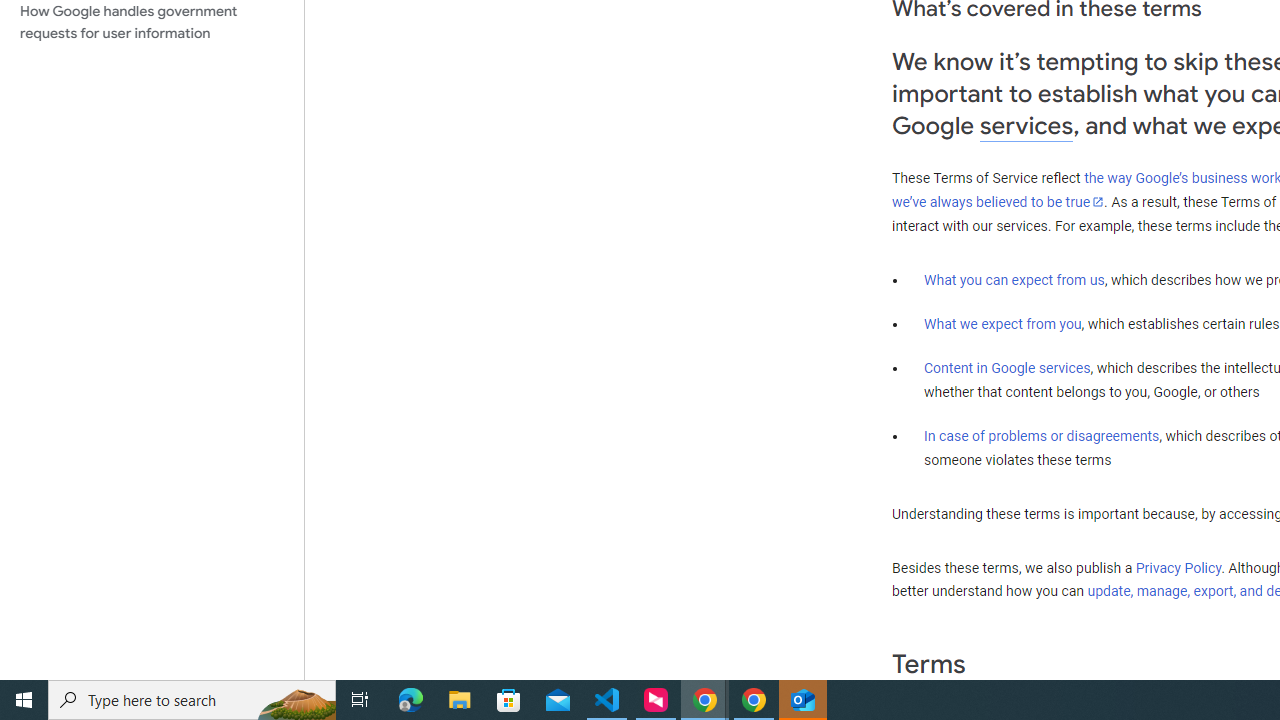 This screenshot has width=1280, height=720. What do you see at coordinates (1002, 323) in the screenshot?
I see `'What we expect from you'` at bounding box center [1002, 323].